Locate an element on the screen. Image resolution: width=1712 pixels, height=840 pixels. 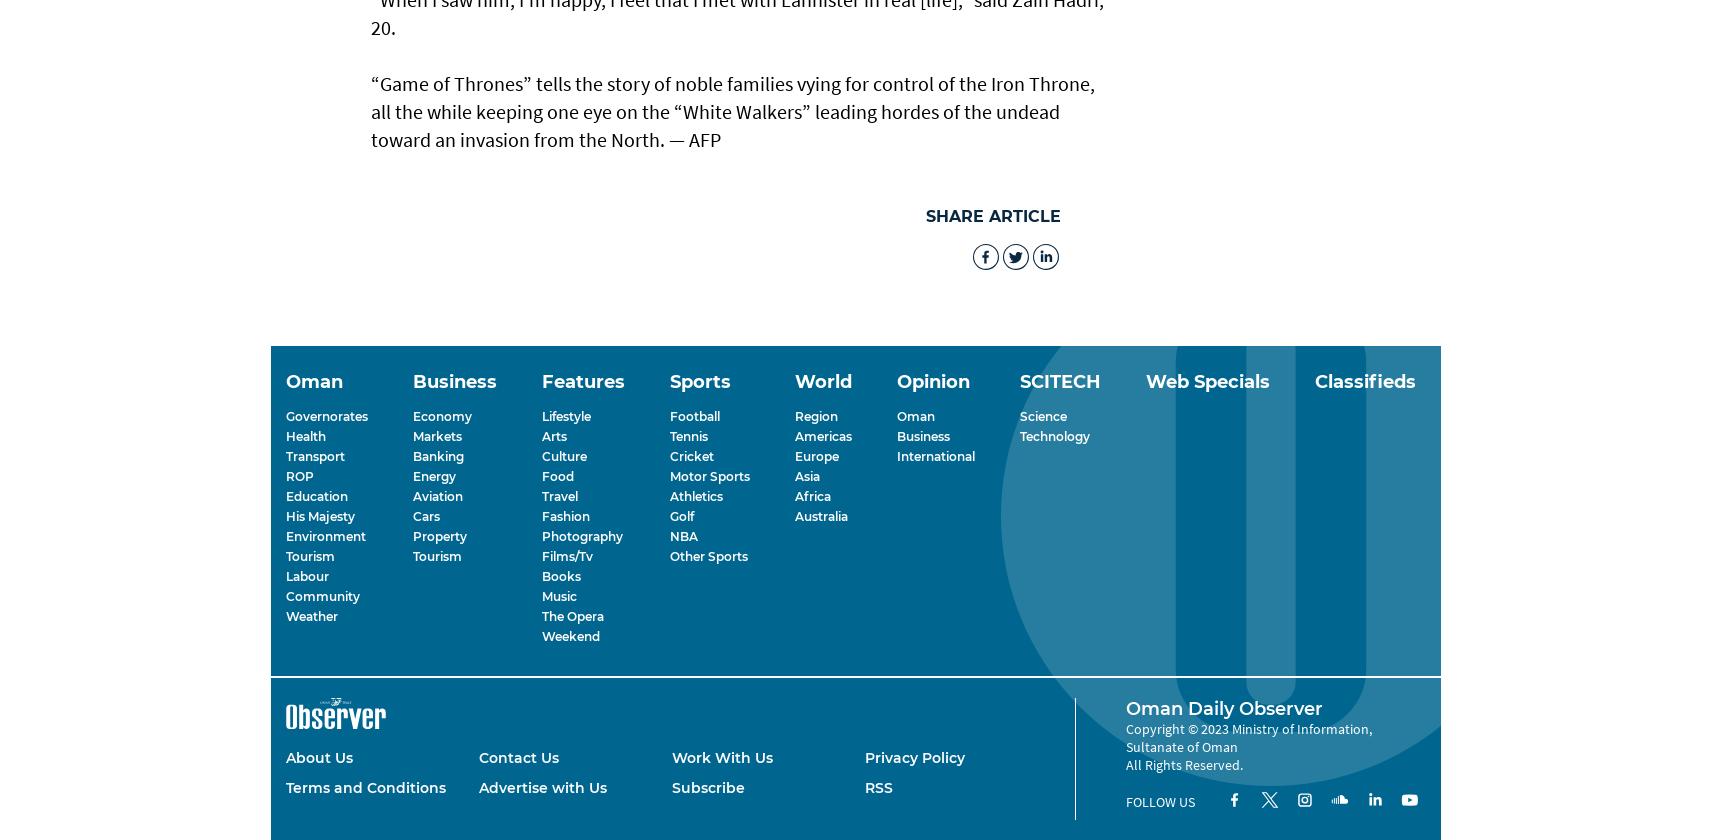
'Environment' is located at coordinates (286, 535).